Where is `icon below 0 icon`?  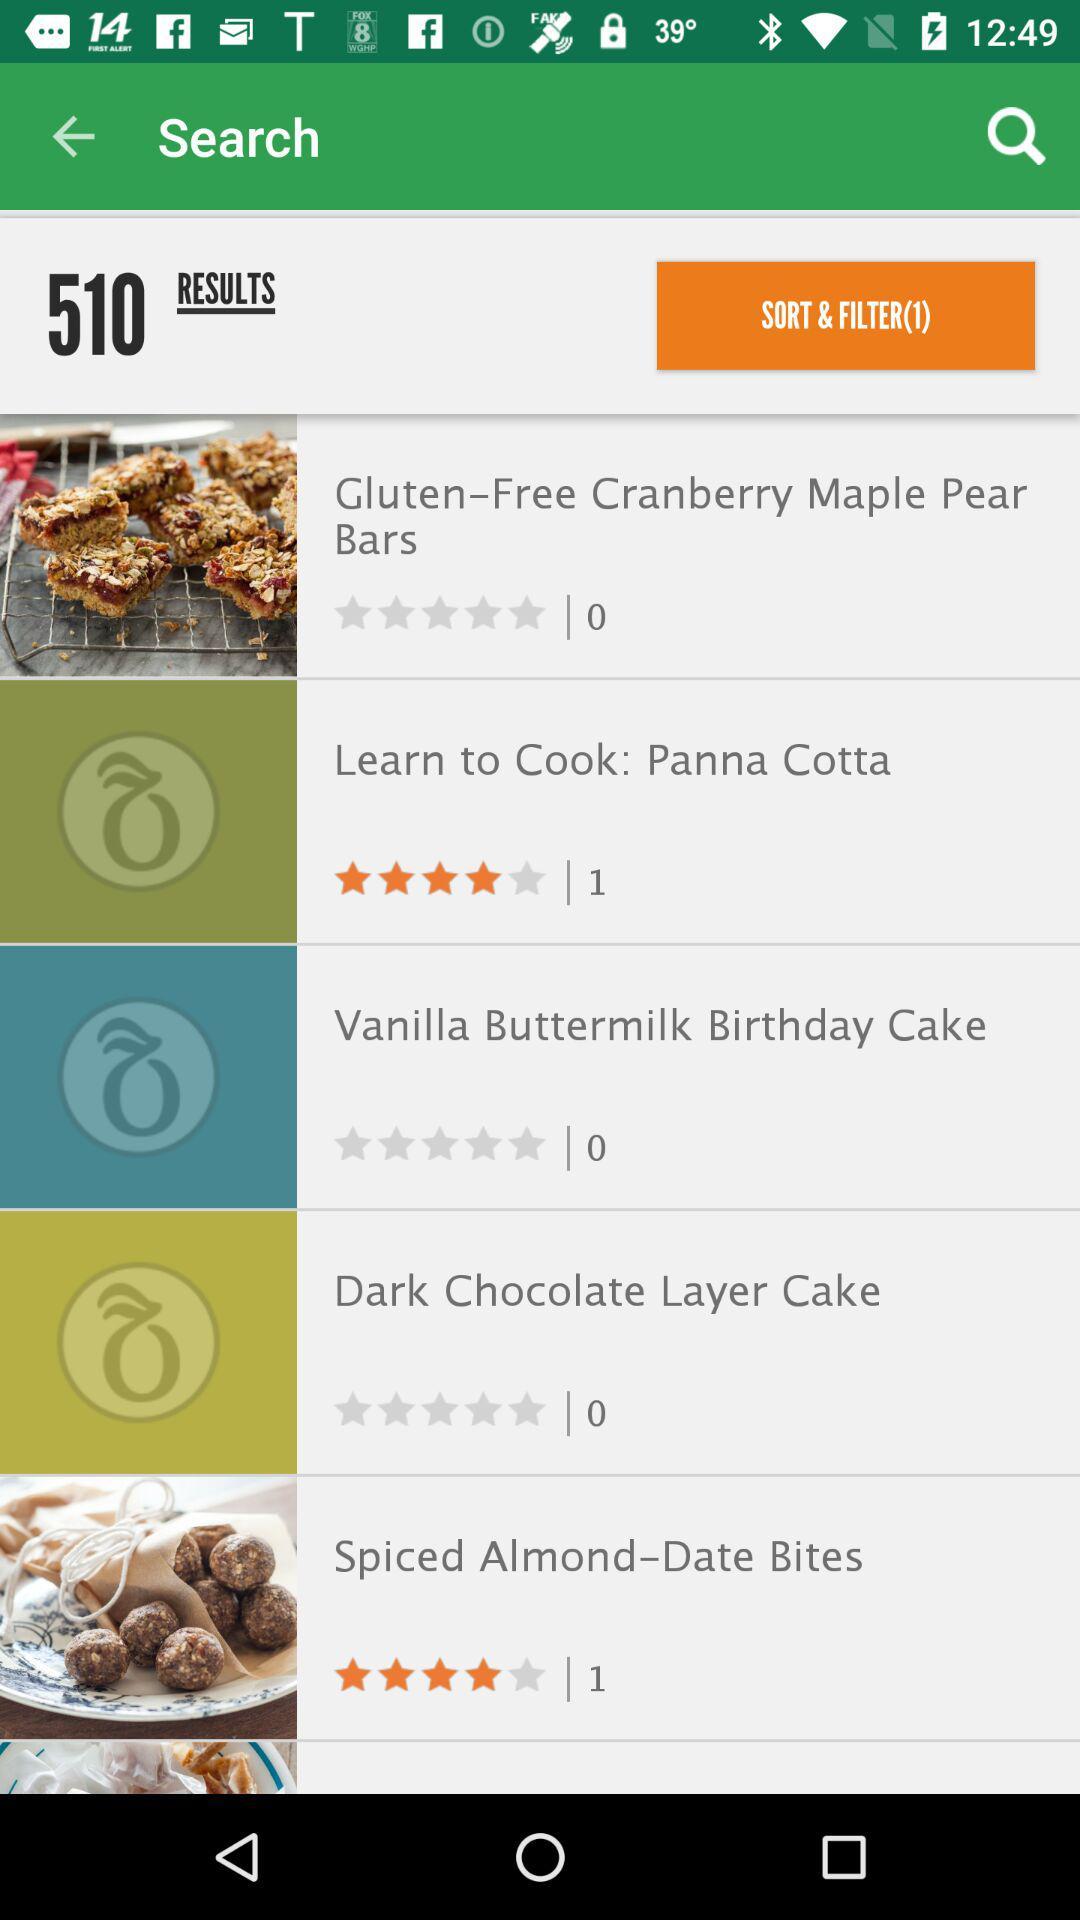 icon below 0 icon is located at coordinates (683, 1555).